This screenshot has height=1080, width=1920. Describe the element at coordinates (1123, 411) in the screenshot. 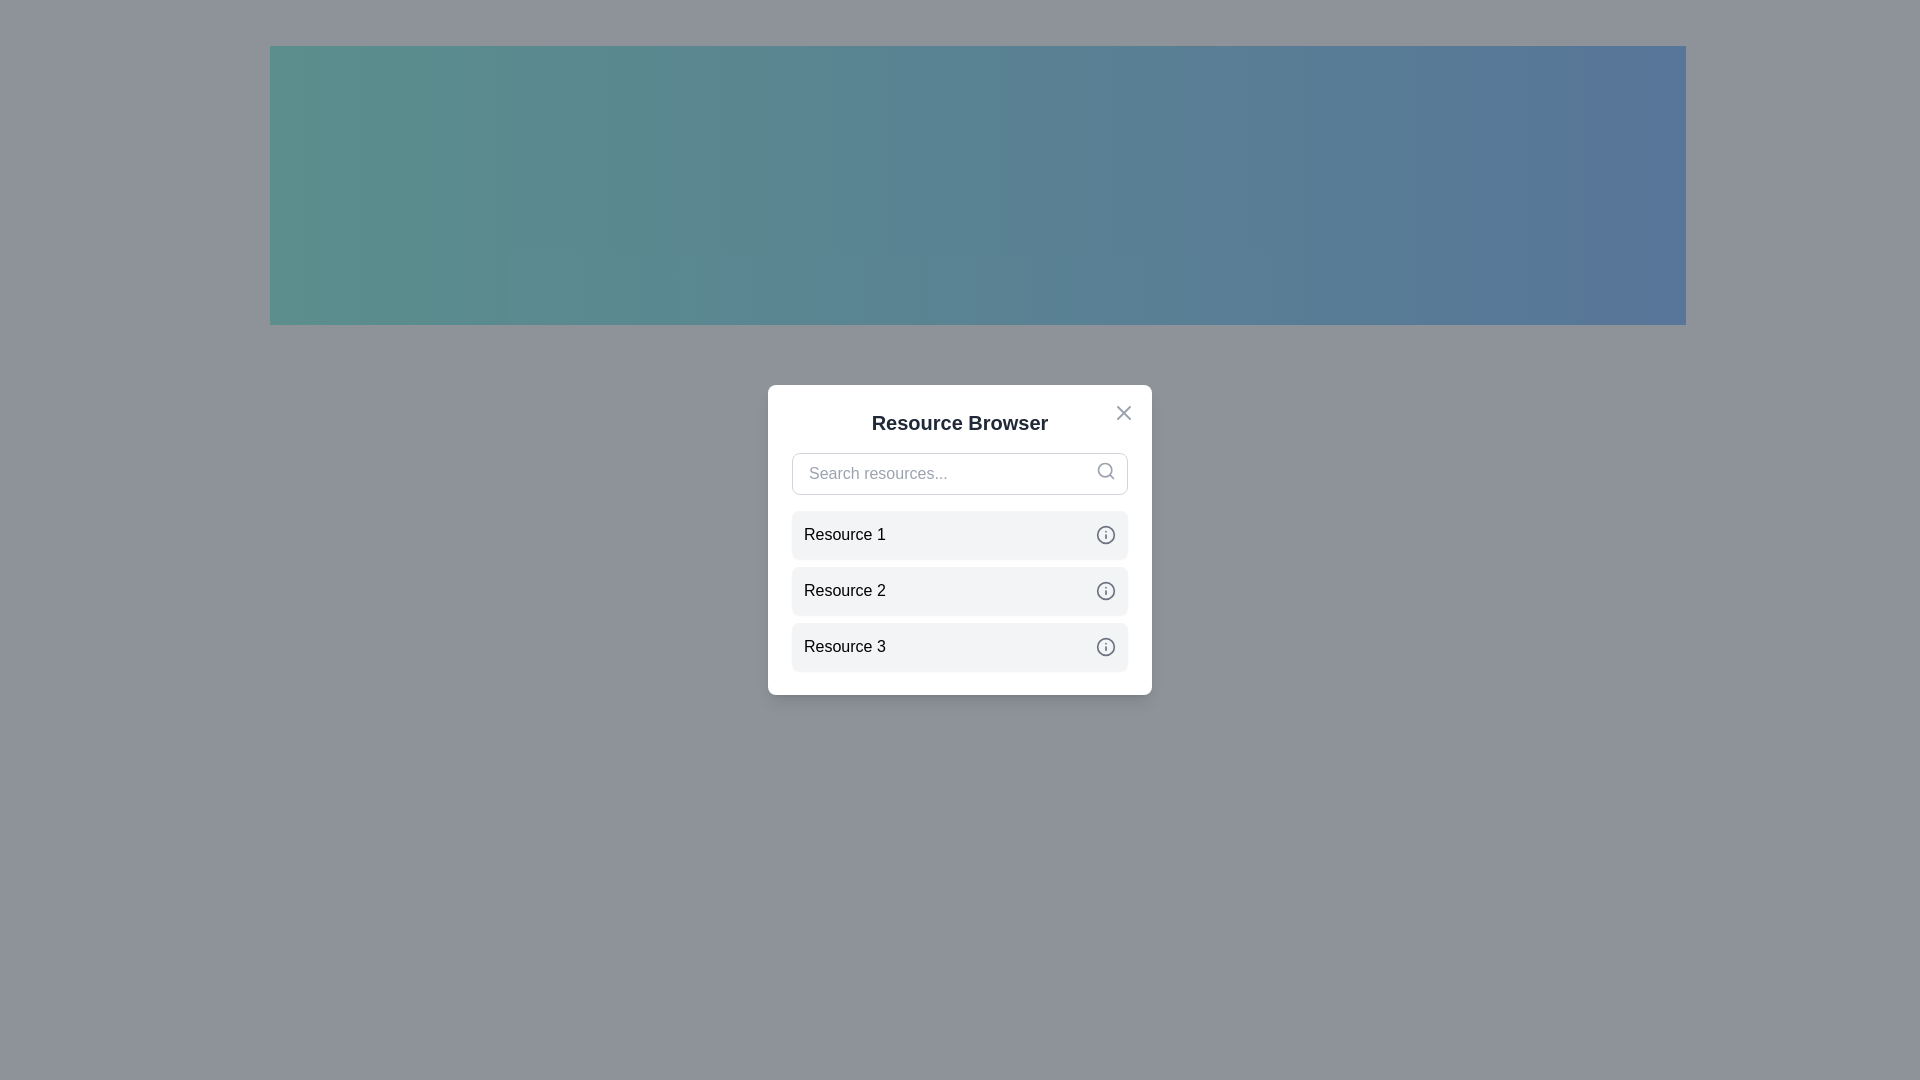

I see `the close button, styled as an 'X' icon, located at the top-right corner of the dialog box` at that location.